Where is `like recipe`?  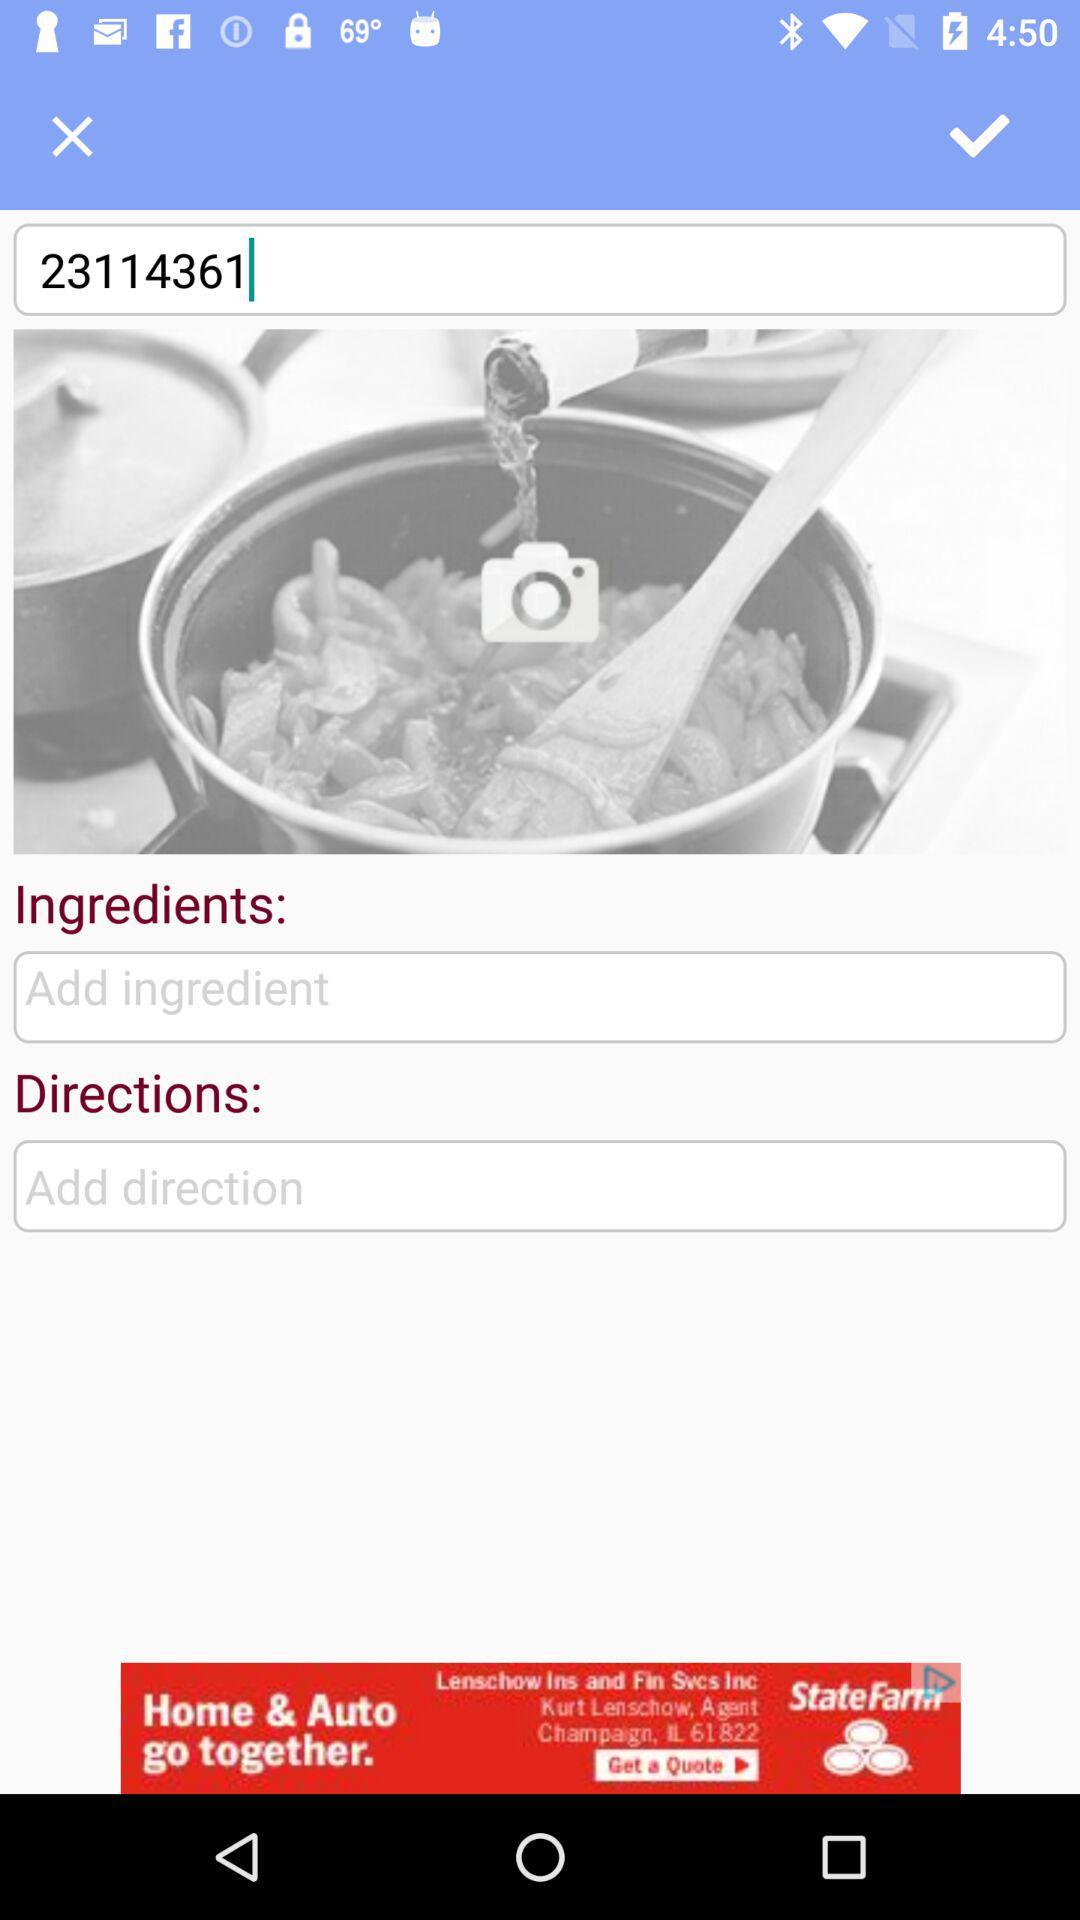 like recipe is located at coordinates (980, 135).